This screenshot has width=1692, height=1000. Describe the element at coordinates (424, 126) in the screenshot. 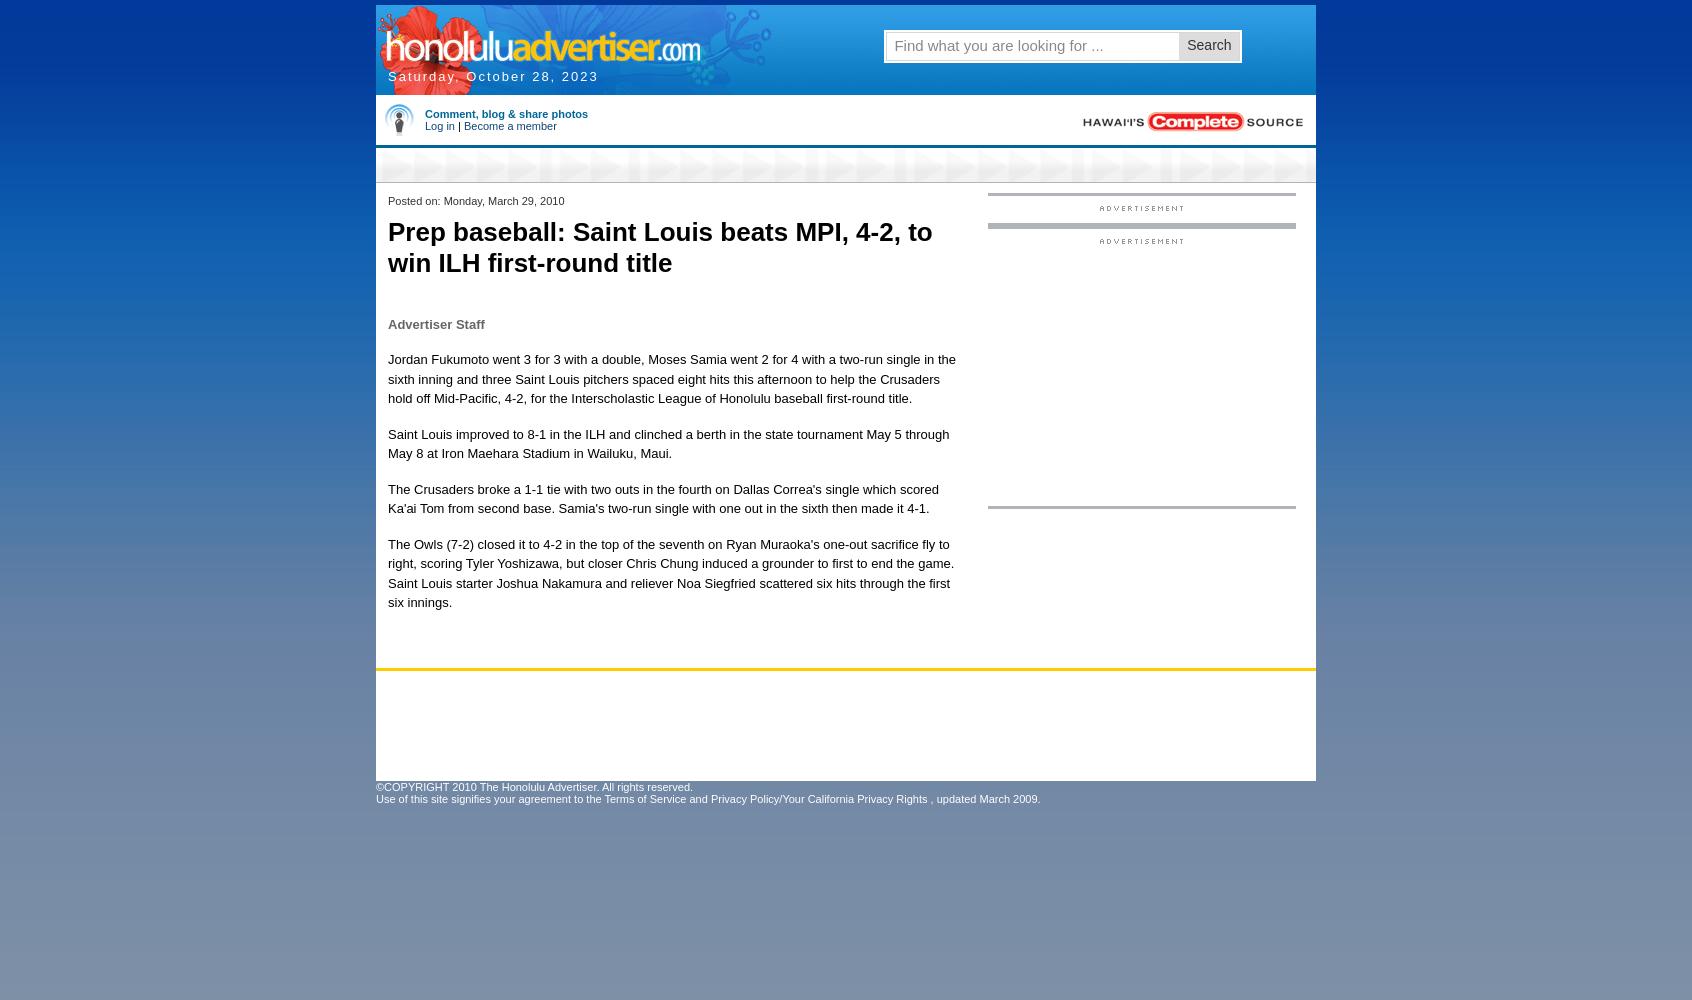

I see `'Log in'` at that location.